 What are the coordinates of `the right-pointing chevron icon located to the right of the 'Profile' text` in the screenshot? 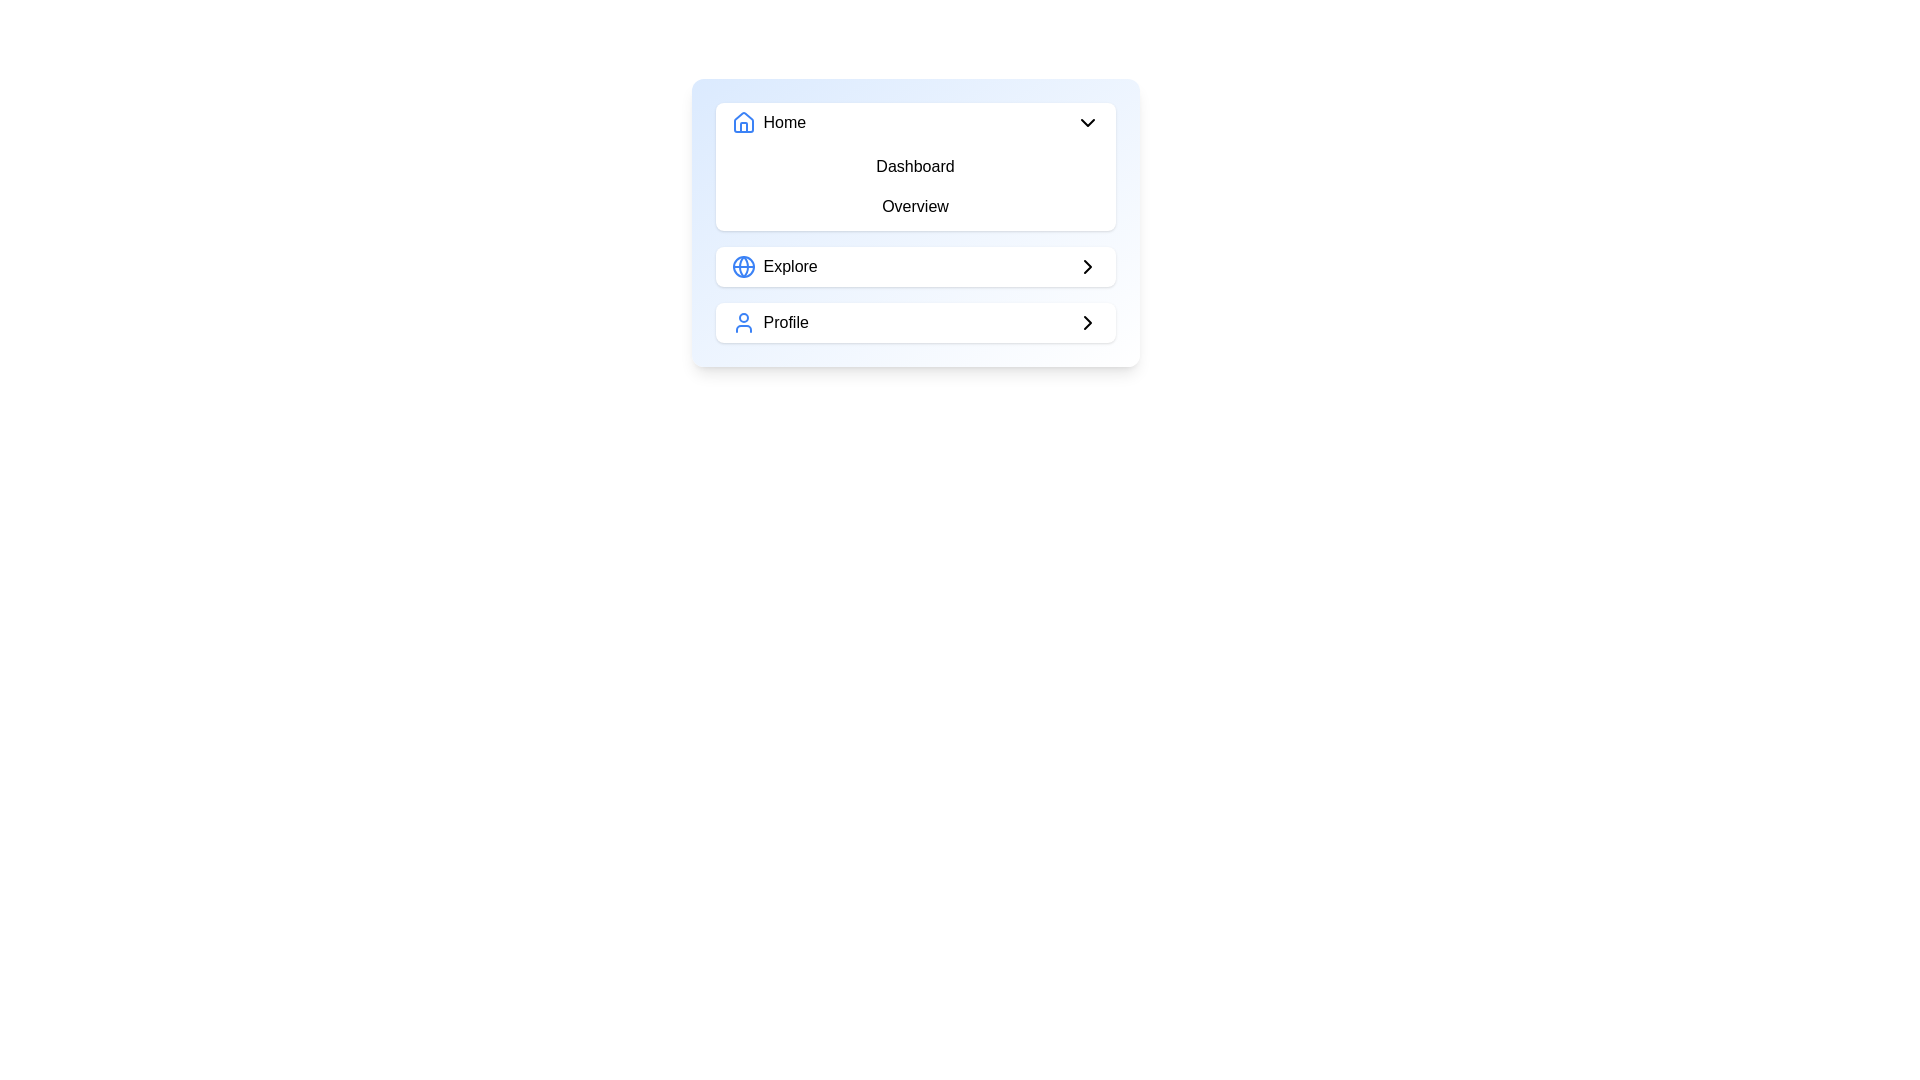 It's located at (1086, 322).